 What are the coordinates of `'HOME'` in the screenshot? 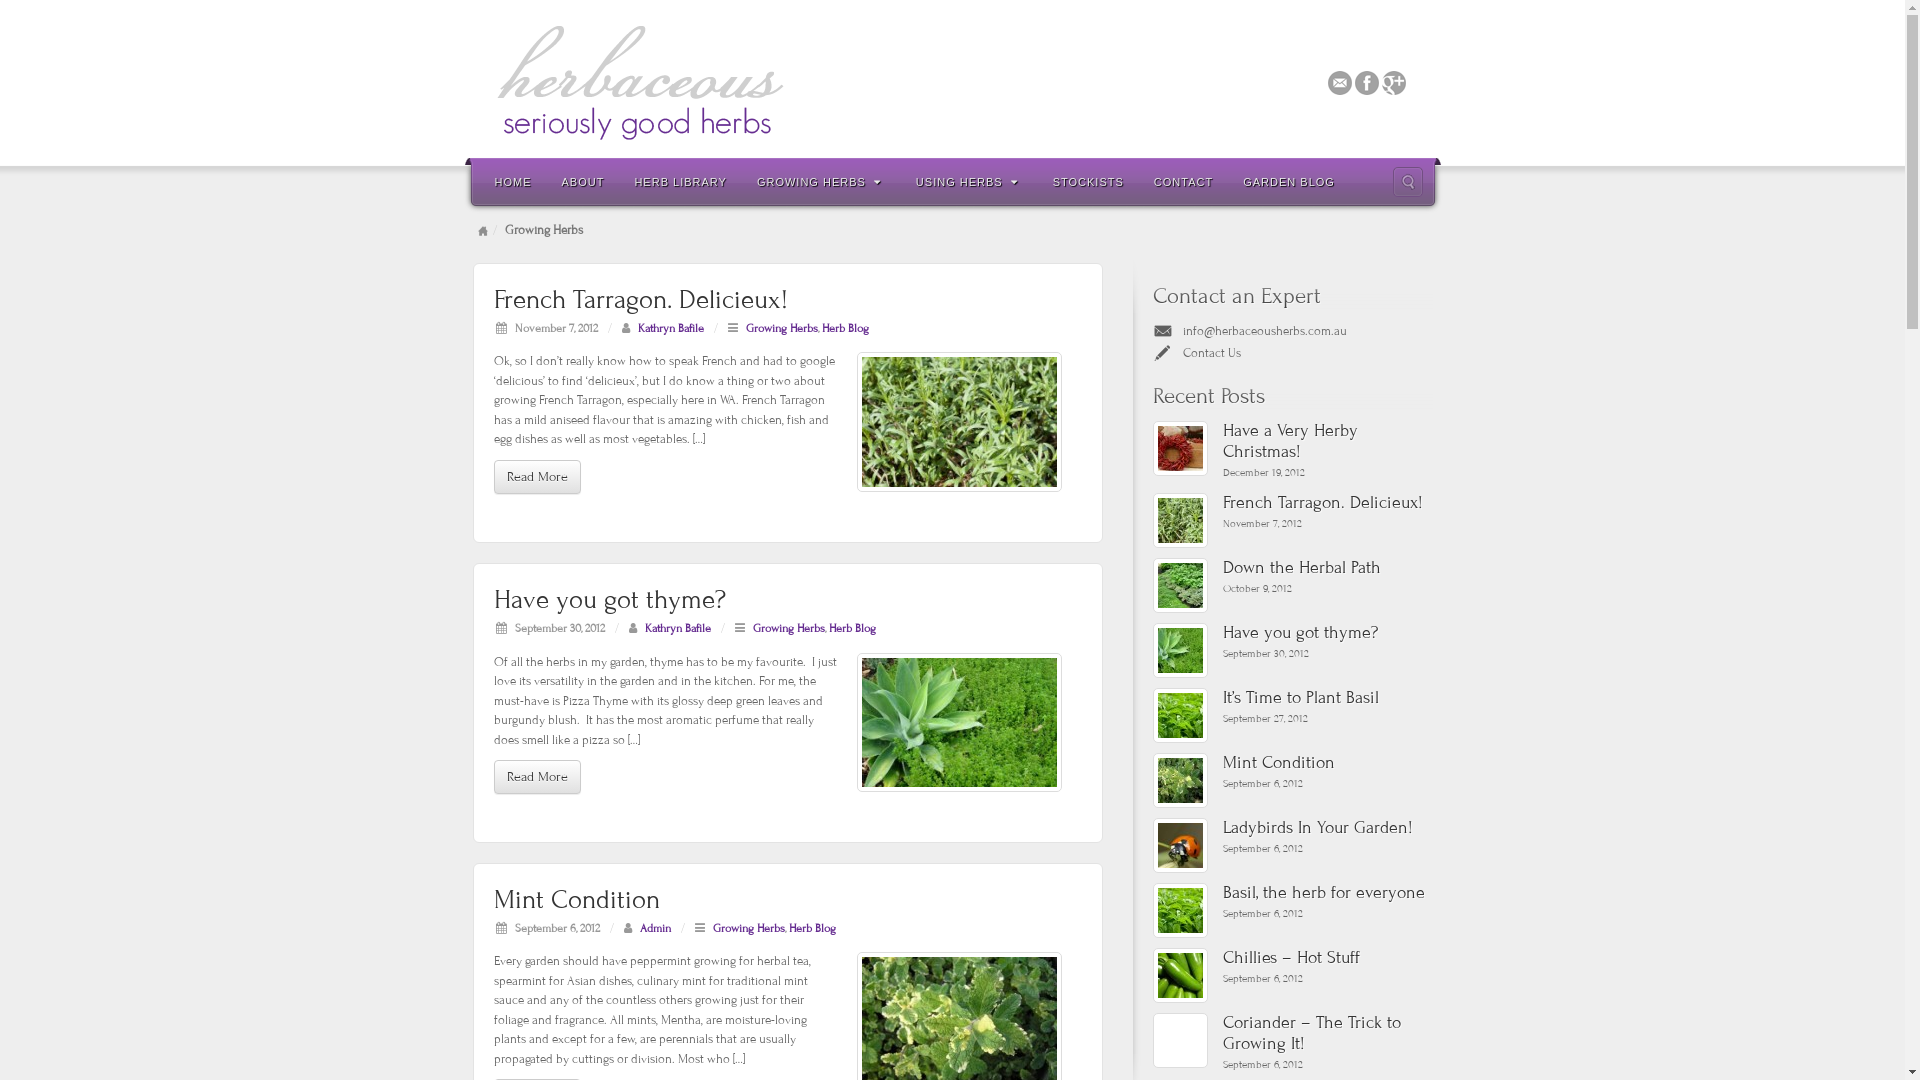 It's located at (513, 181).